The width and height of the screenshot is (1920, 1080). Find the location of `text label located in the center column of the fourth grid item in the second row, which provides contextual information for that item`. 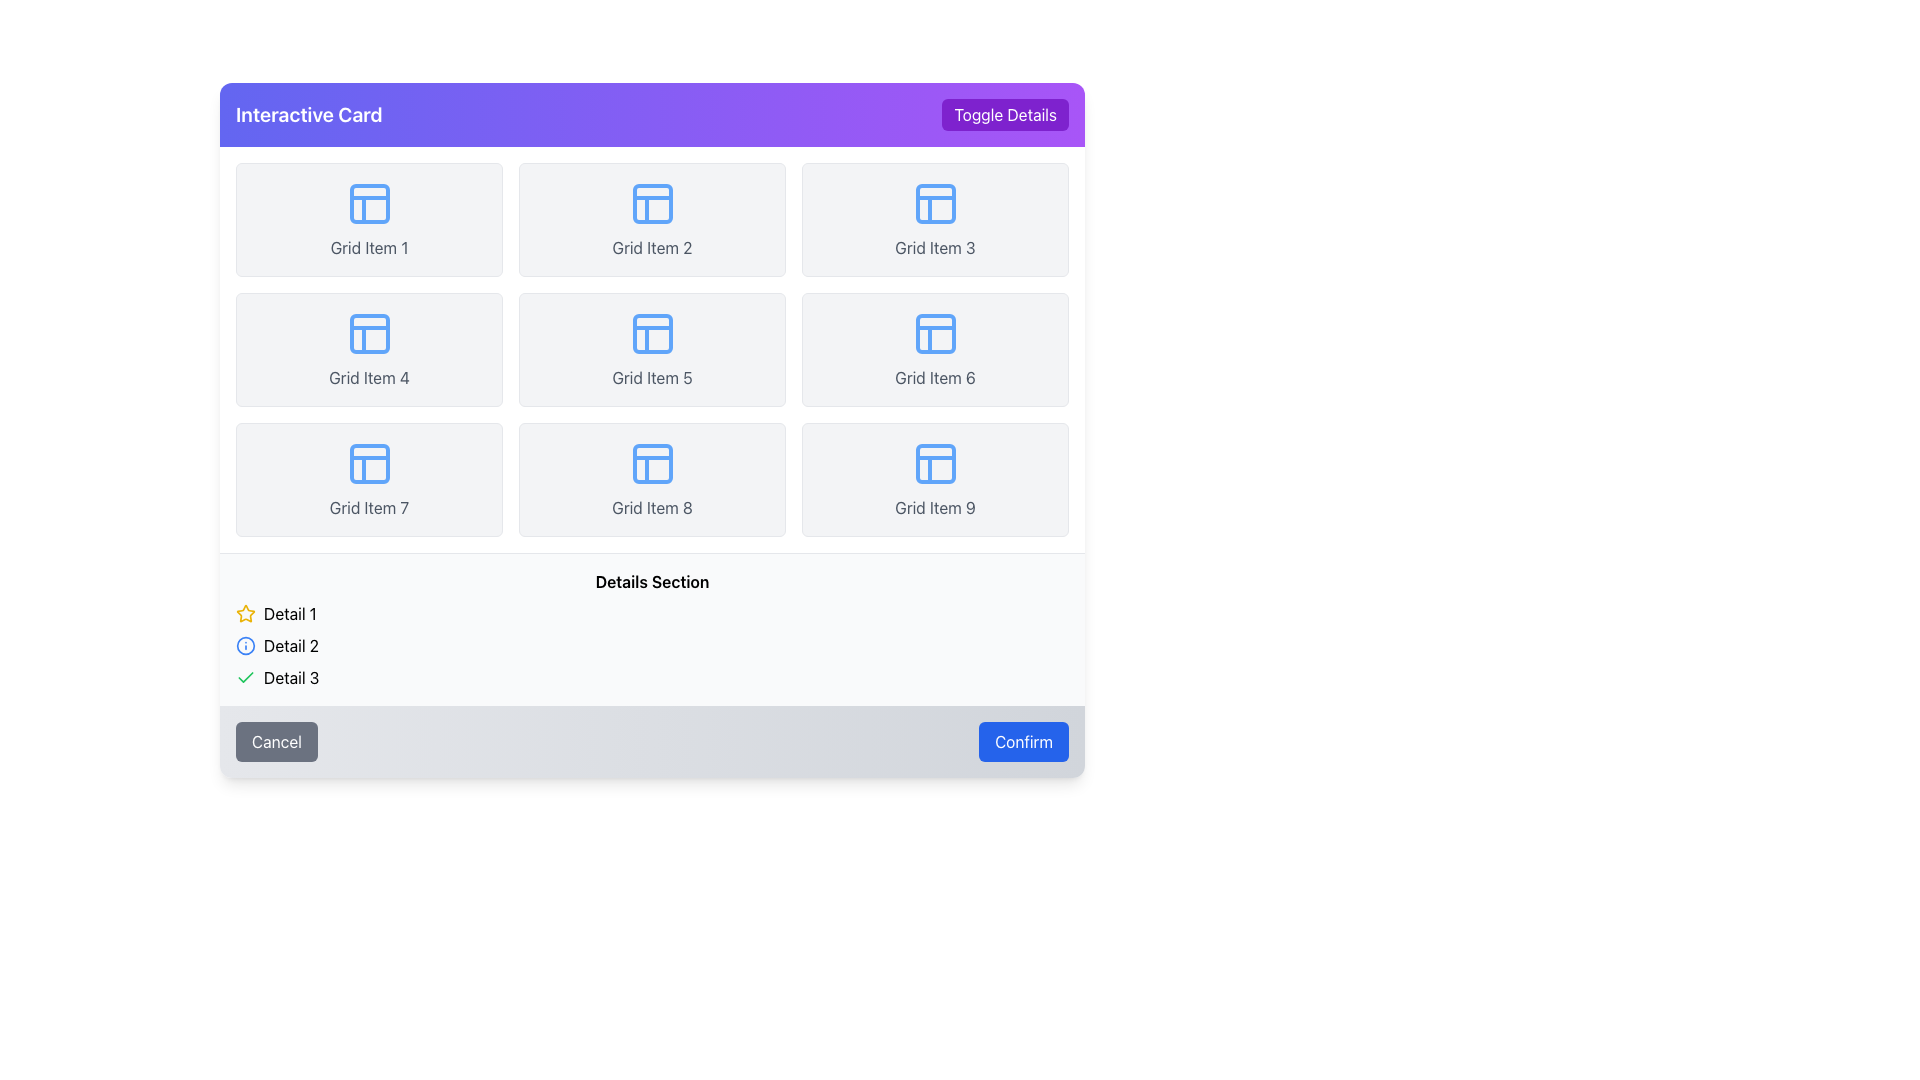

text label located in the center column of the fourth grid item in the second row, which provides contextual information for that item is located at coordinates (369, 378).